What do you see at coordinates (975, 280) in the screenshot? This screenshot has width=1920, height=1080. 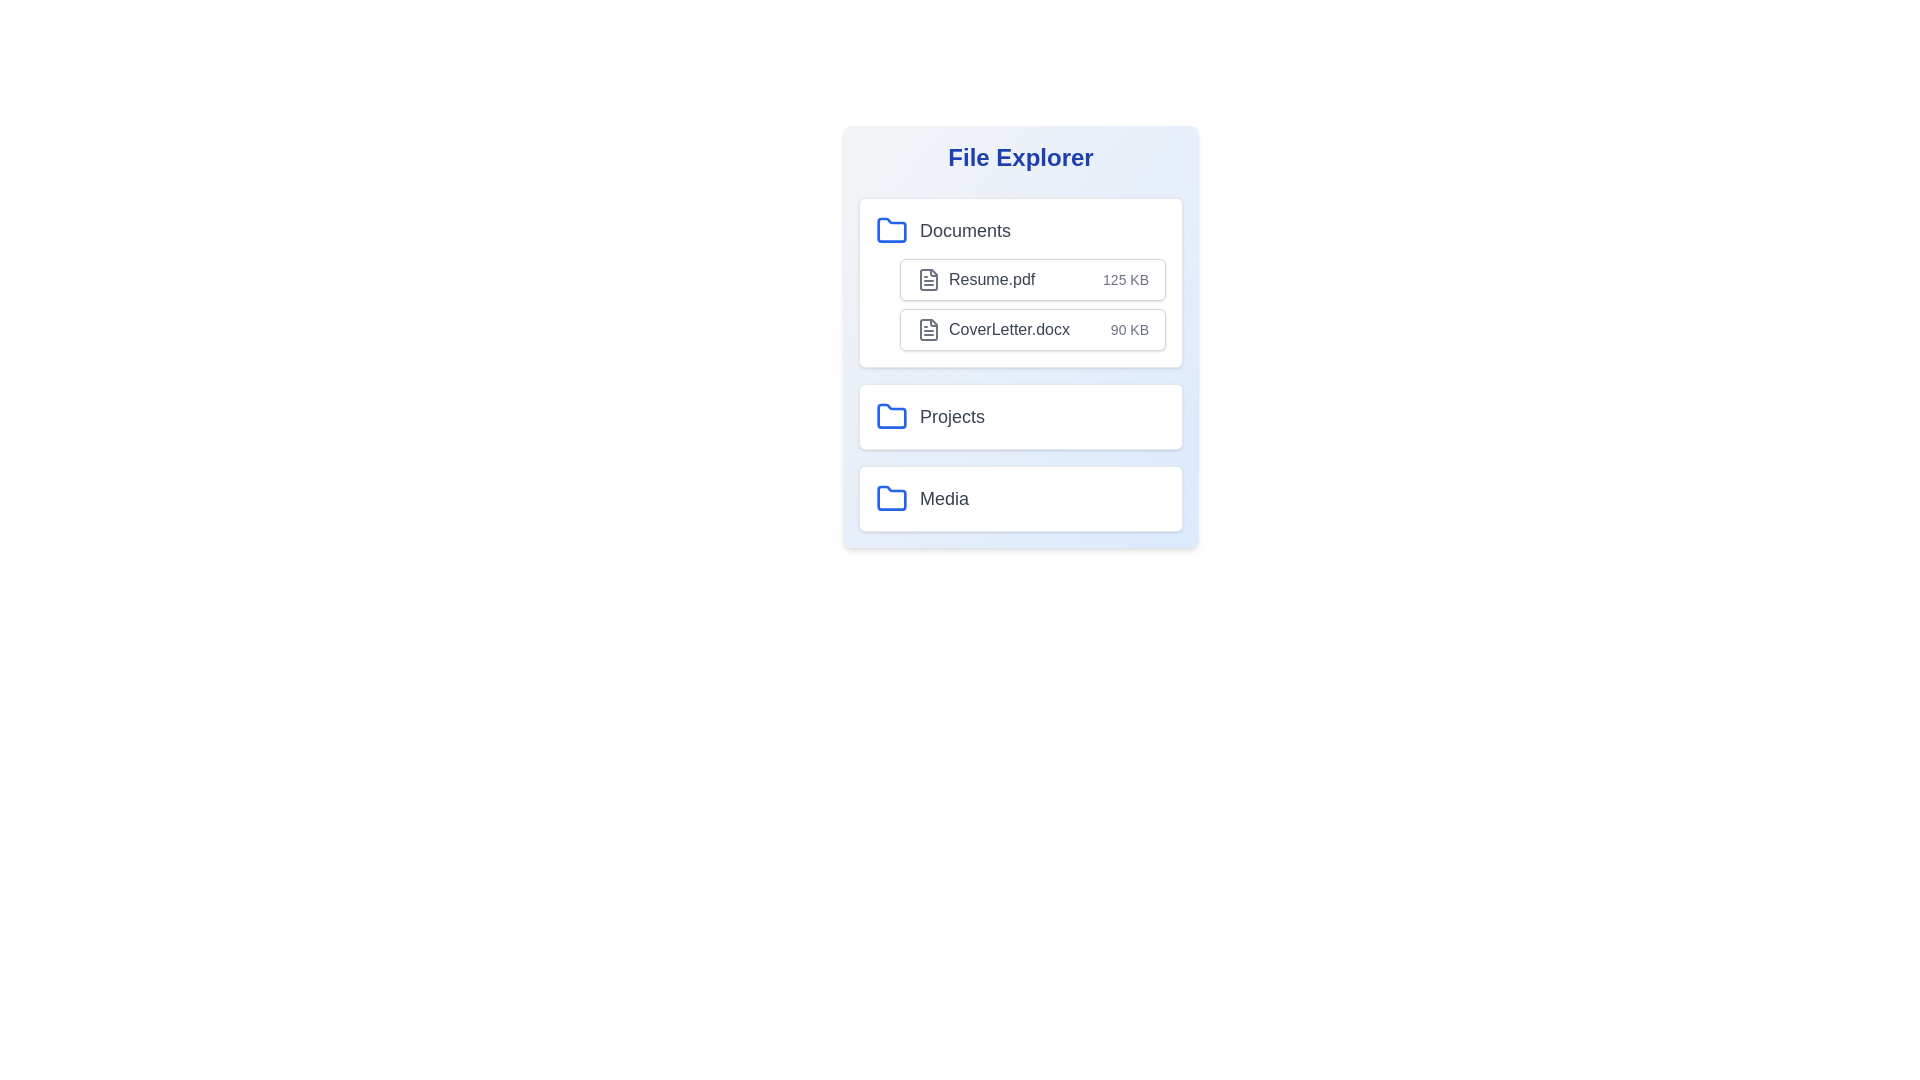 I see `the file Resume.pdf from the list` at bounding box center [975, 280].